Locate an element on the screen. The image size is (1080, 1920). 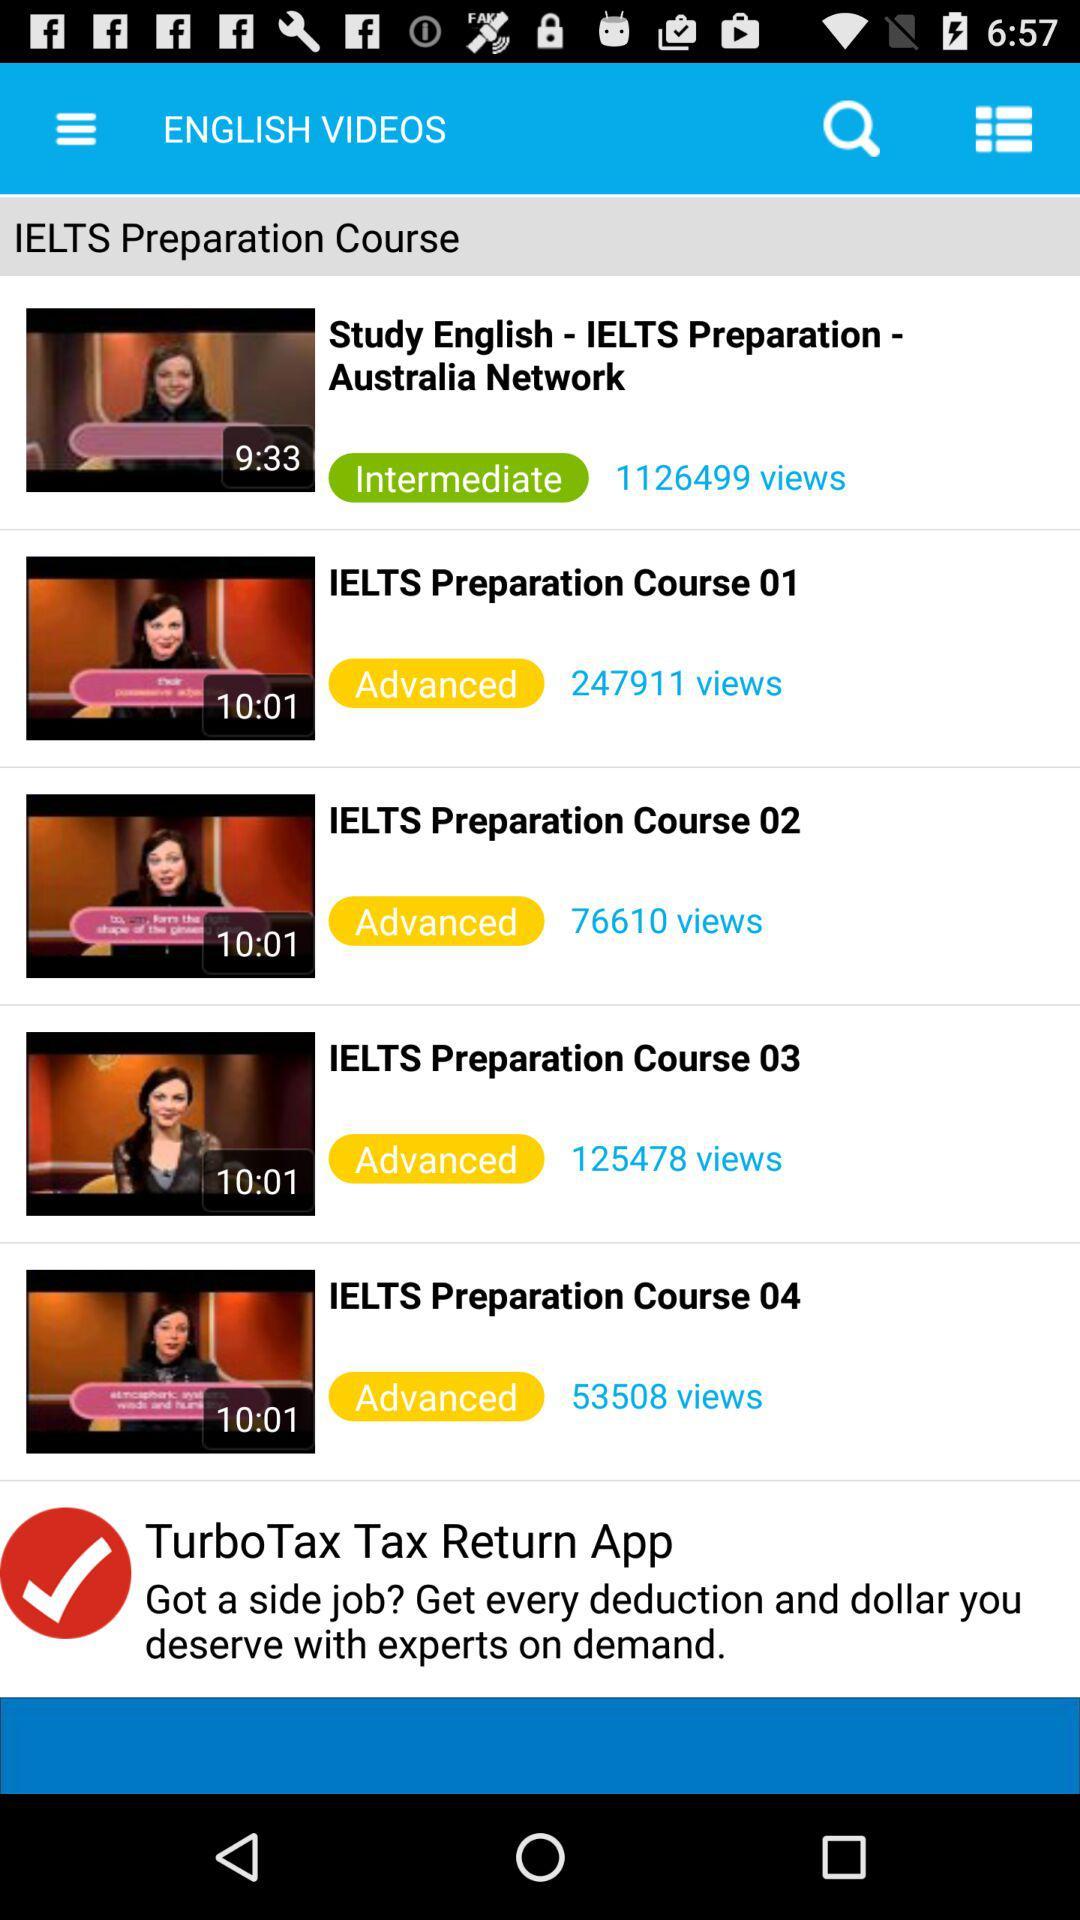
the list icon is located at coordinates (1003, 136).